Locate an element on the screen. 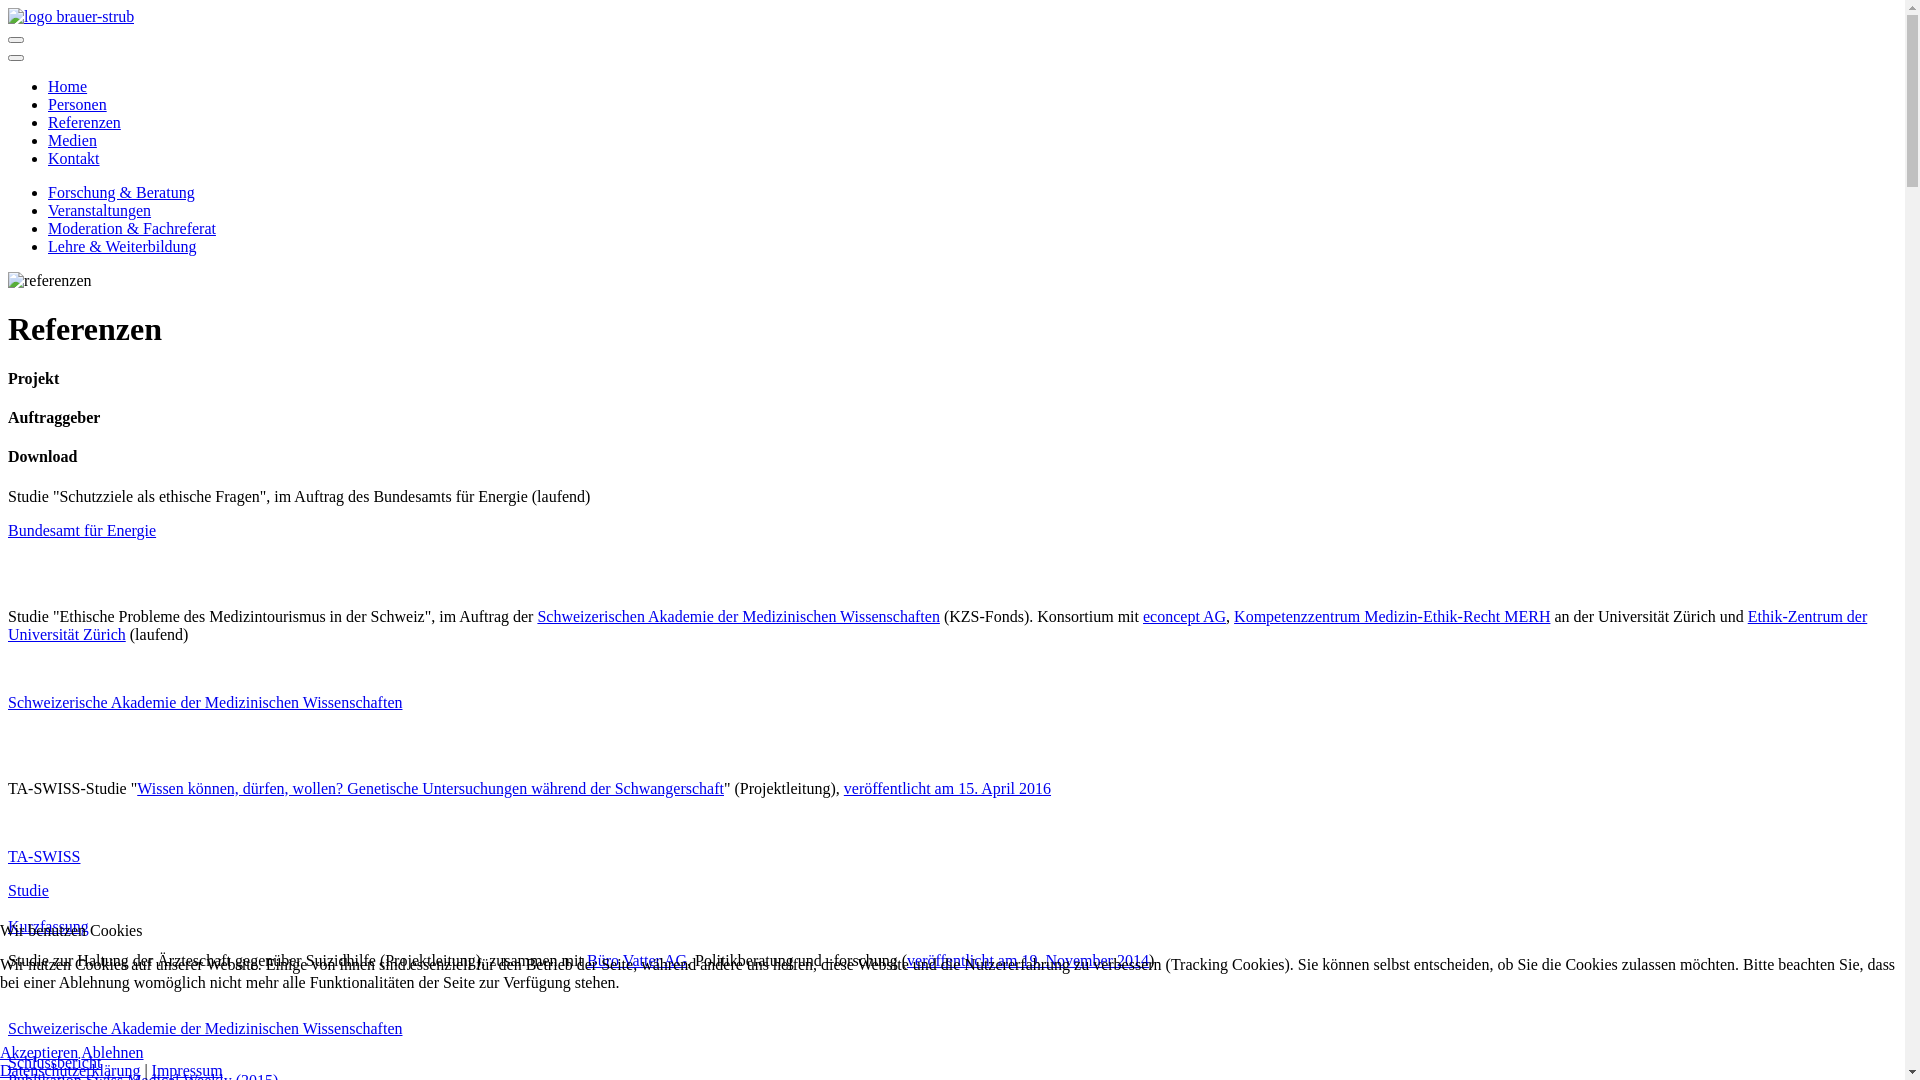 This screenshot has width=1920, height=1080. 'Akzeptieren' is located at coordinates (38, 1051).